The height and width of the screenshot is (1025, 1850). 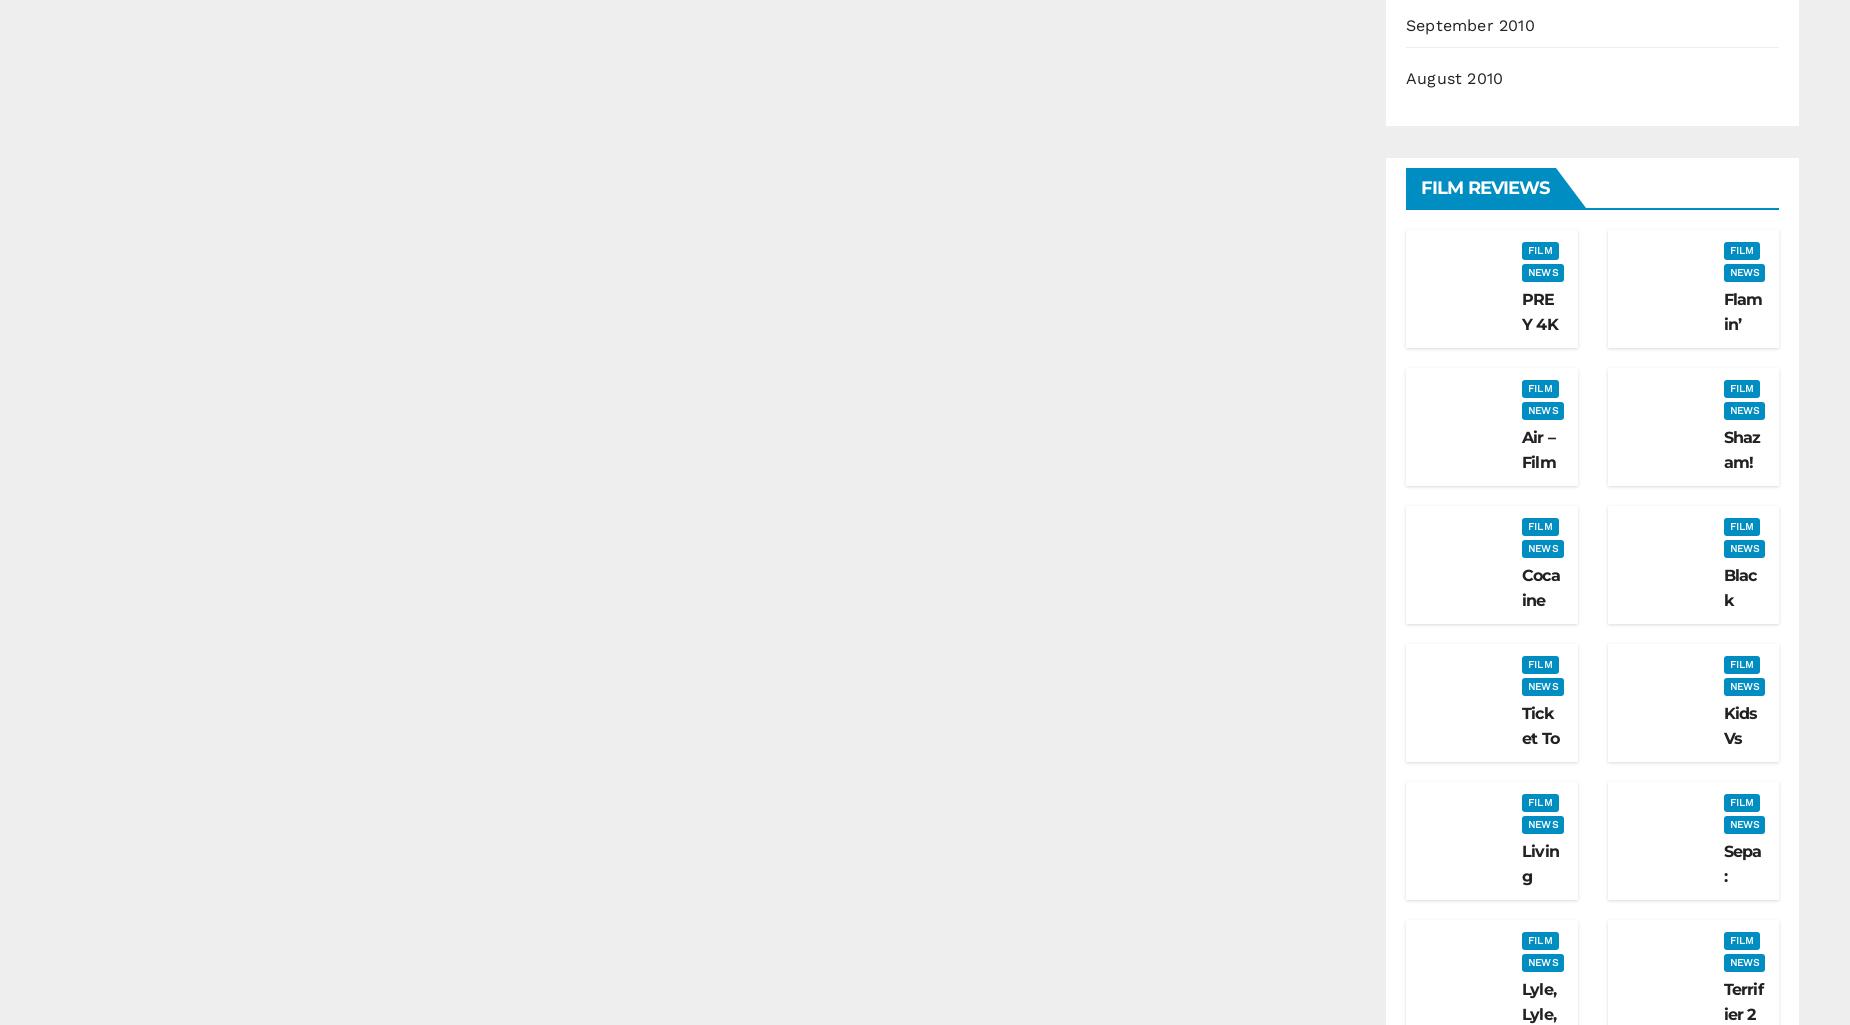 What do you see at coordinates (1539, 361) in the screenshot?
I see `'PREY 4K REVIEW (2023)'` at bounding box center [1539, 361].